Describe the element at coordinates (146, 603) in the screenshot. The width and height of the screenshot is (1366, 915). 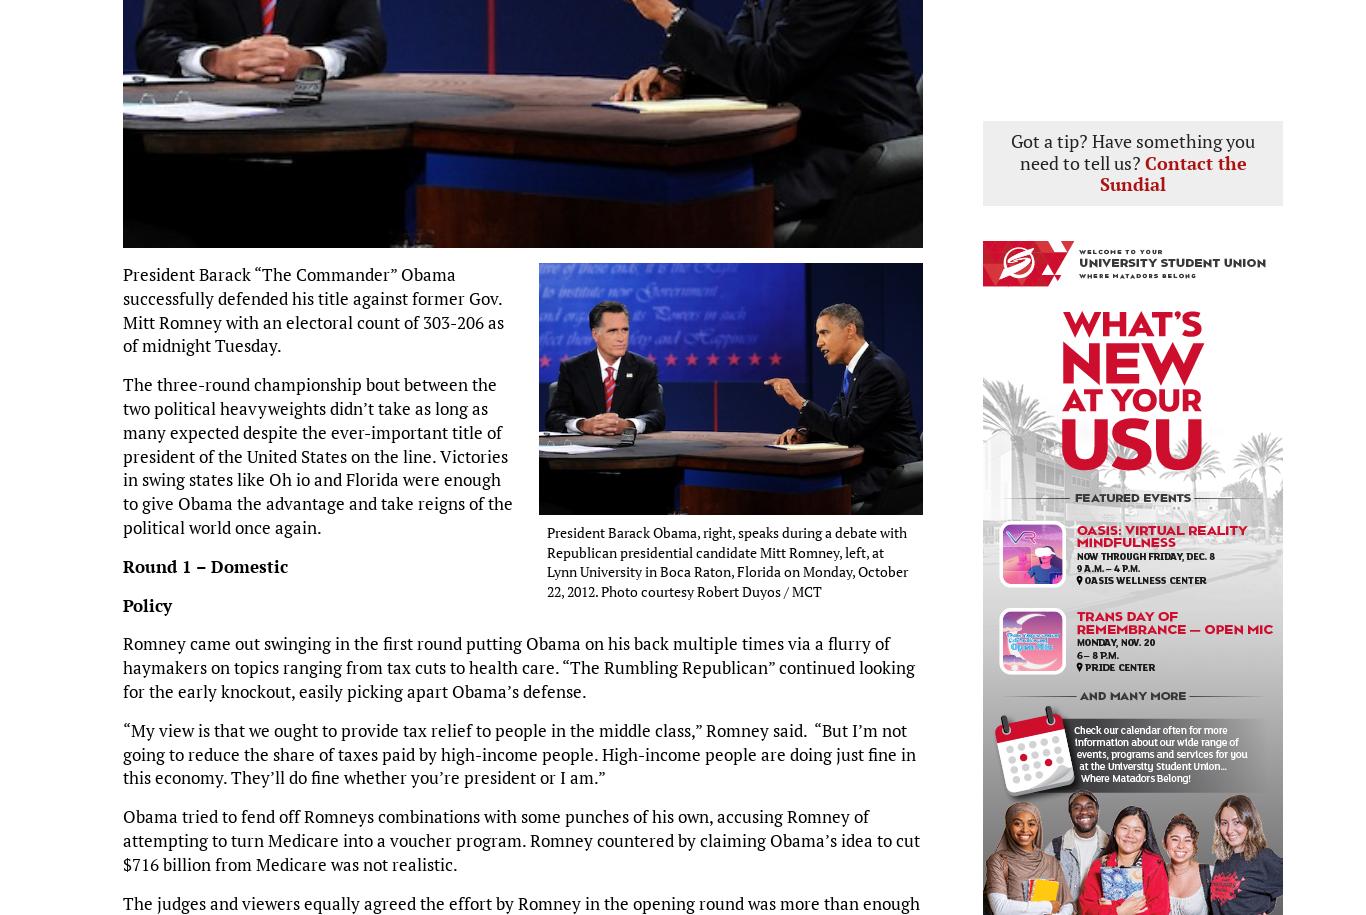
I see `'Policy'` at that location.